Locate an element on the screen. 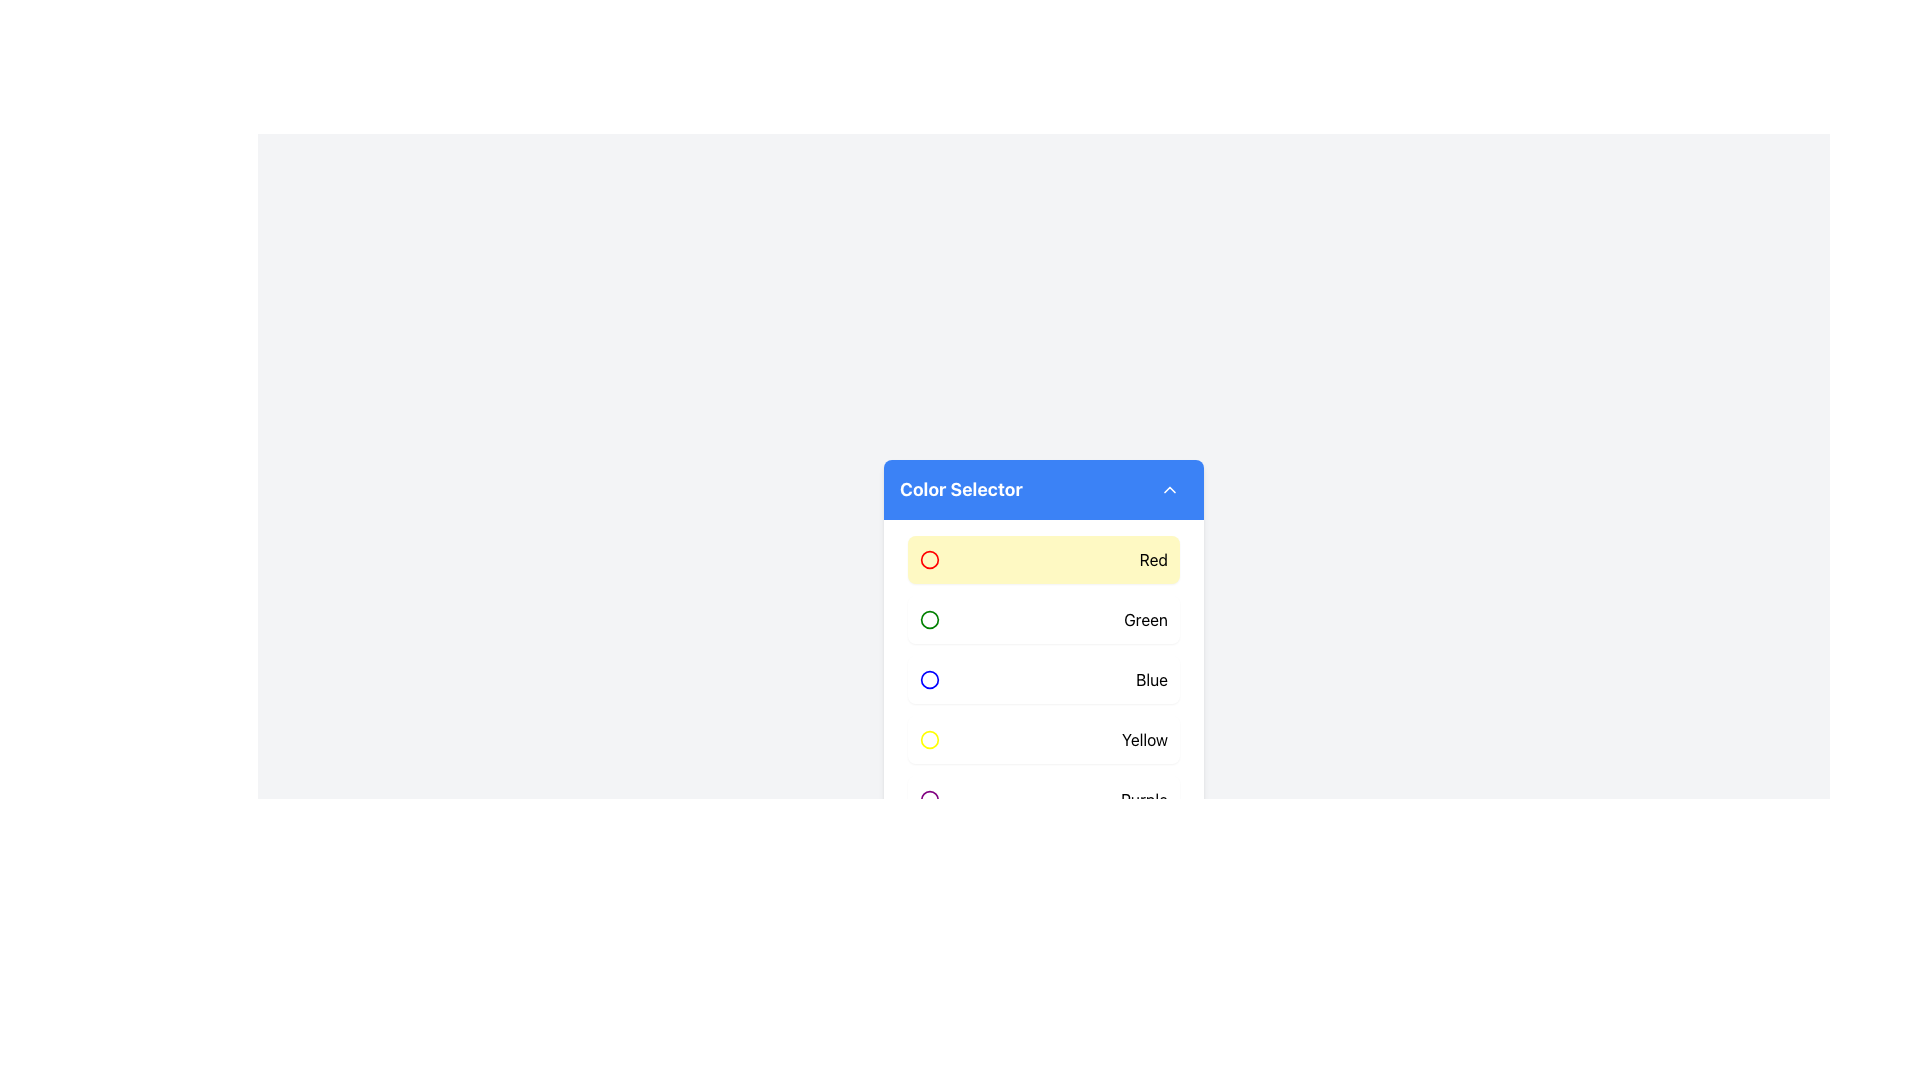  the Text Label that indicates the color represented by the associated graphic element to its left, which symbolizes the color blue is located at coordinates (1152, 678).